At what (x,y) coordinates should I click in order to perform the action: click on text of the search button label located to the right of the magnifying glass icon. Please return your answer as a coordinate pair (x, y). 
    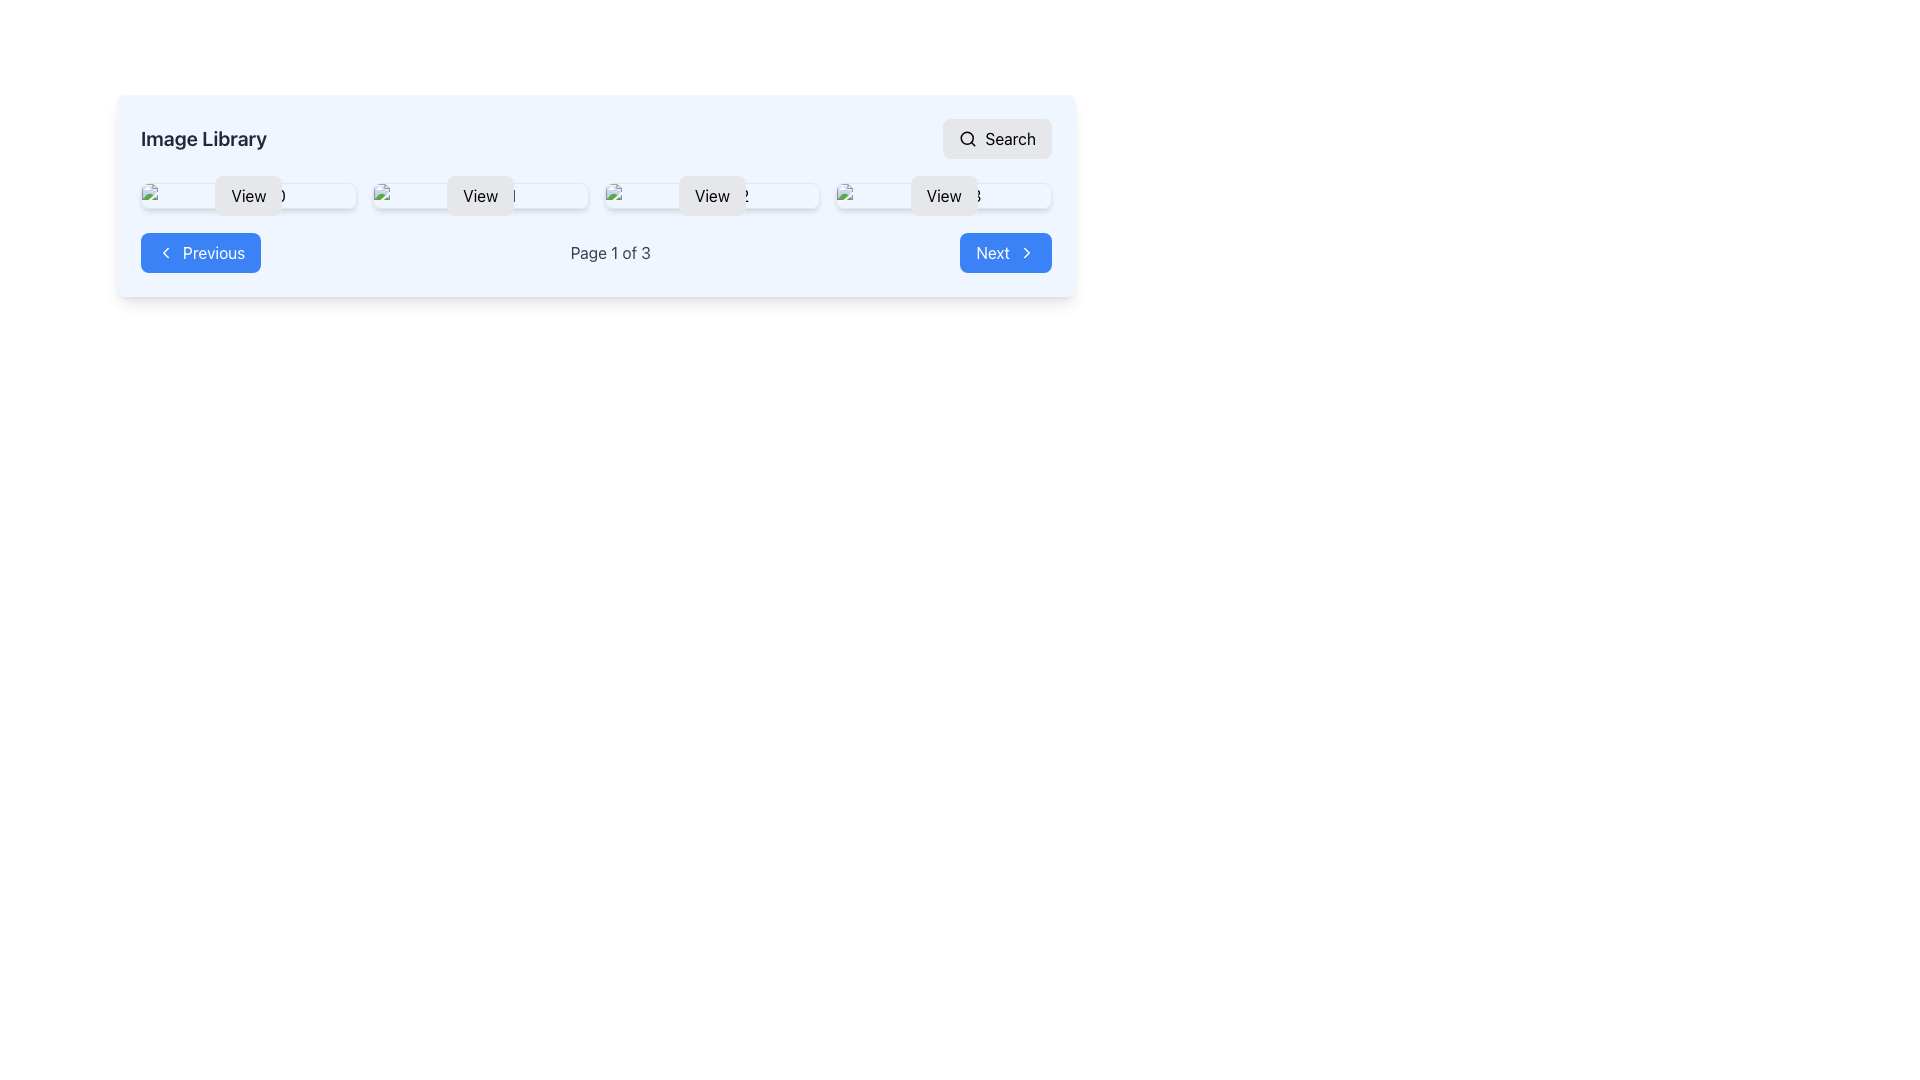
    Looking at the image, I should click on (1010, 137).